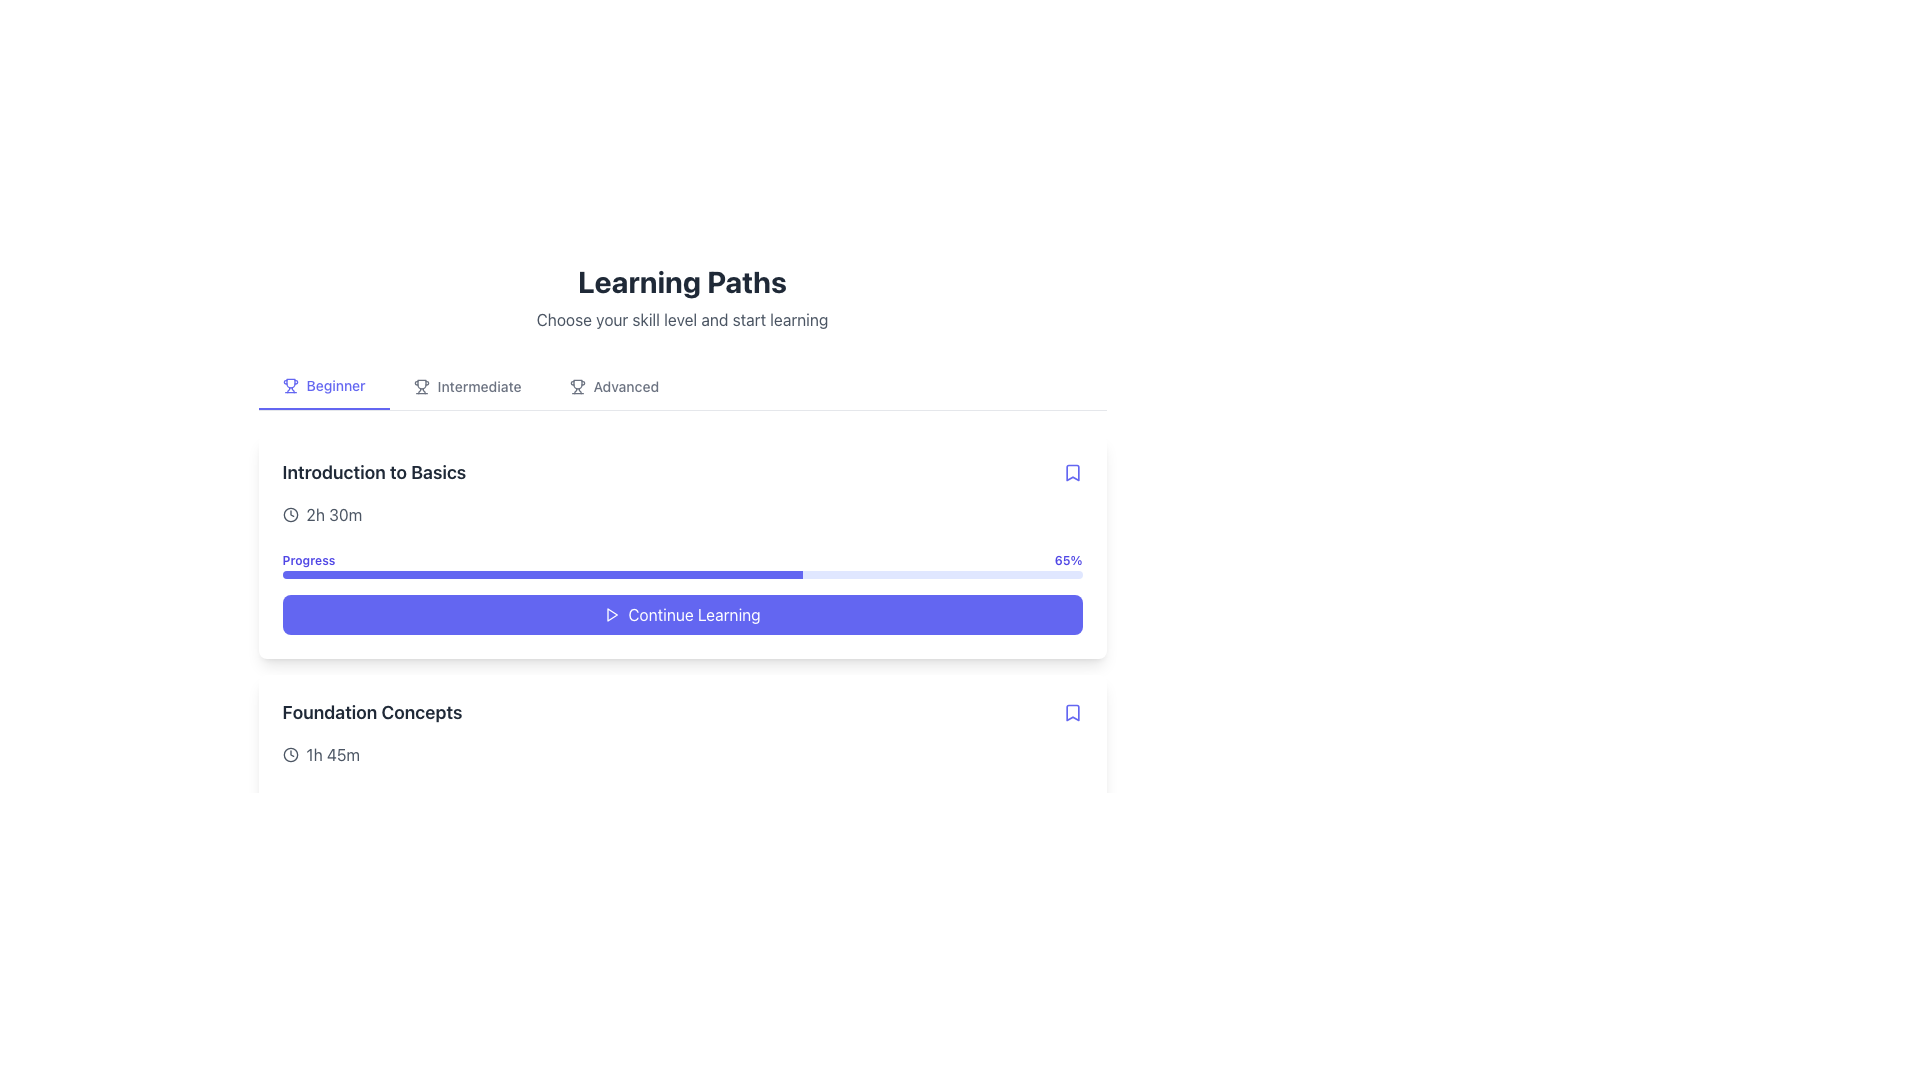 Image resolution: width=1920 pixels, height=1080 pixels. Describe the element at coordinates (478, 386) in the screenshot. I see `the text label reading 'Intermediate' located in the navigation bar under 'Learning Paths', positioned between 'Beginner' and 'Advanced'` at that location.